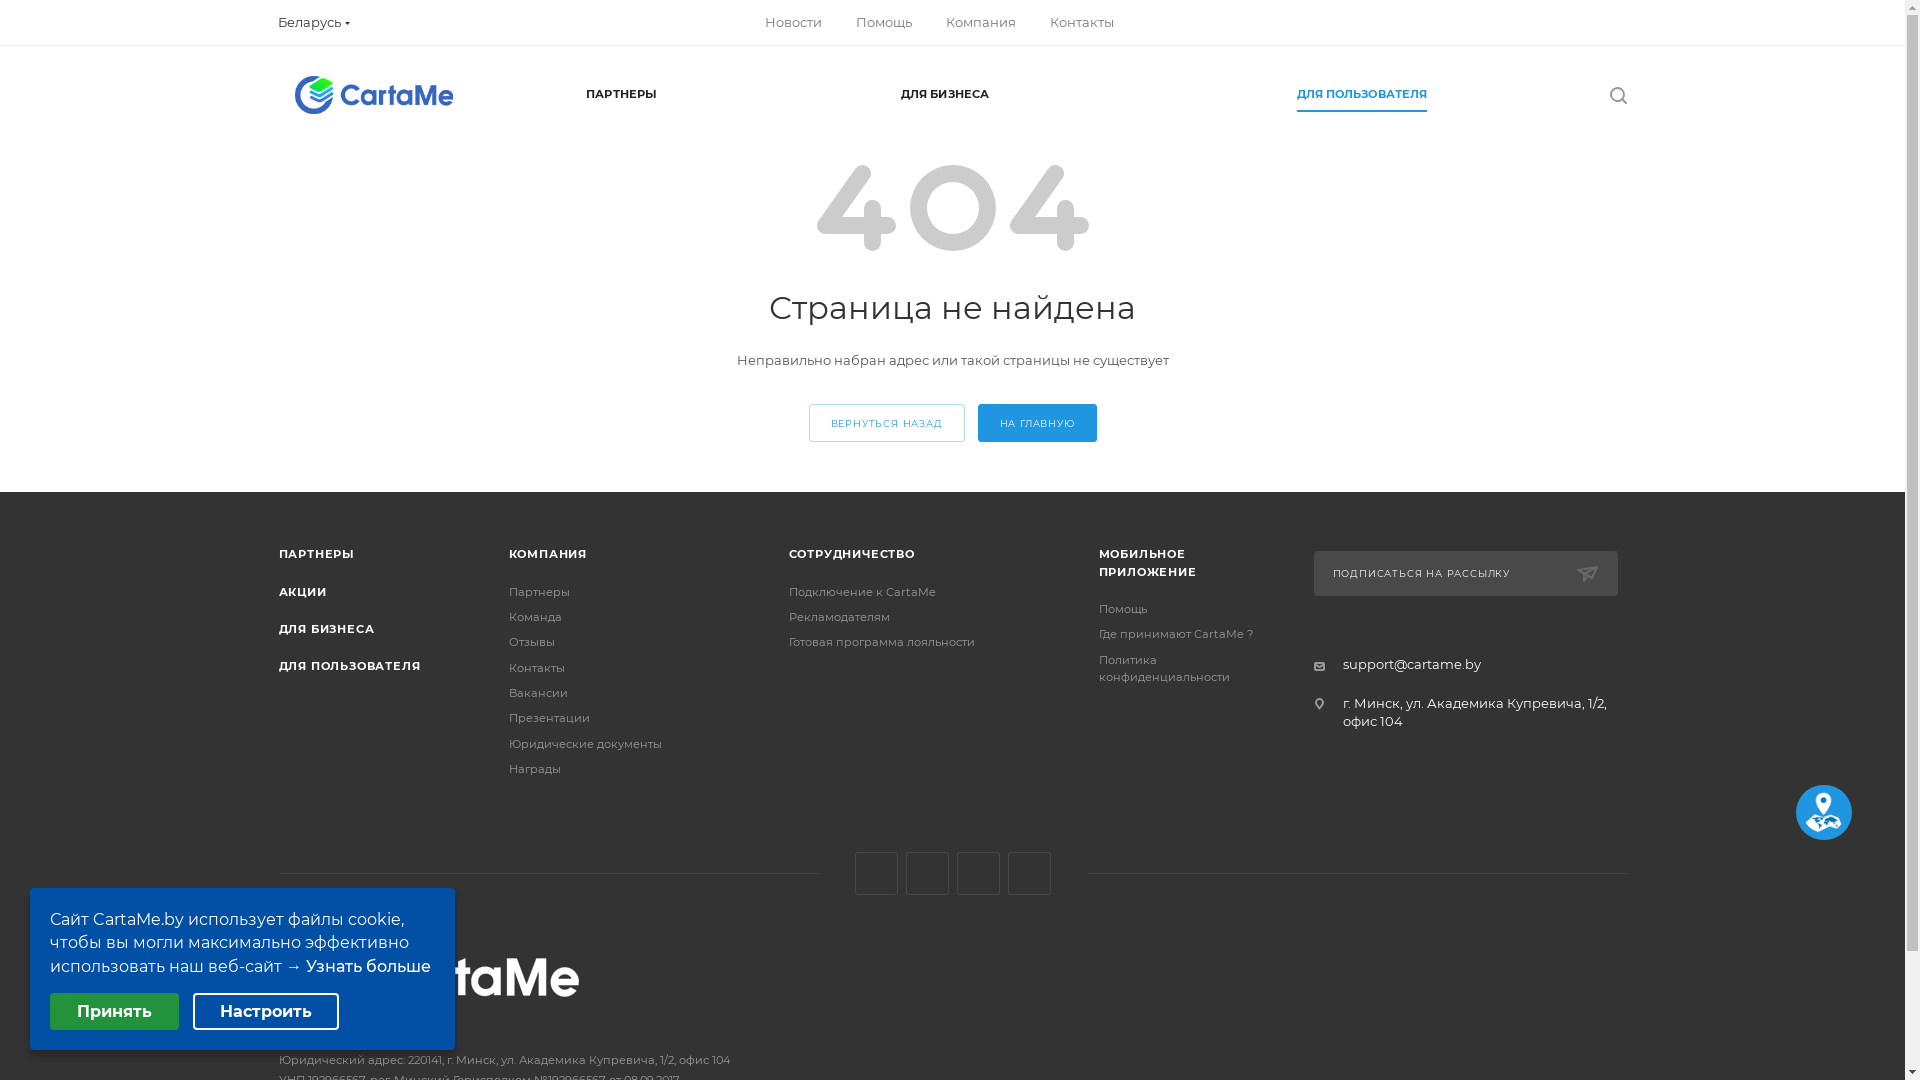  What do you see at coordinates (373, 95) in the screenshot?
I see `'cartame.by'` at bounding box center [373, 95].